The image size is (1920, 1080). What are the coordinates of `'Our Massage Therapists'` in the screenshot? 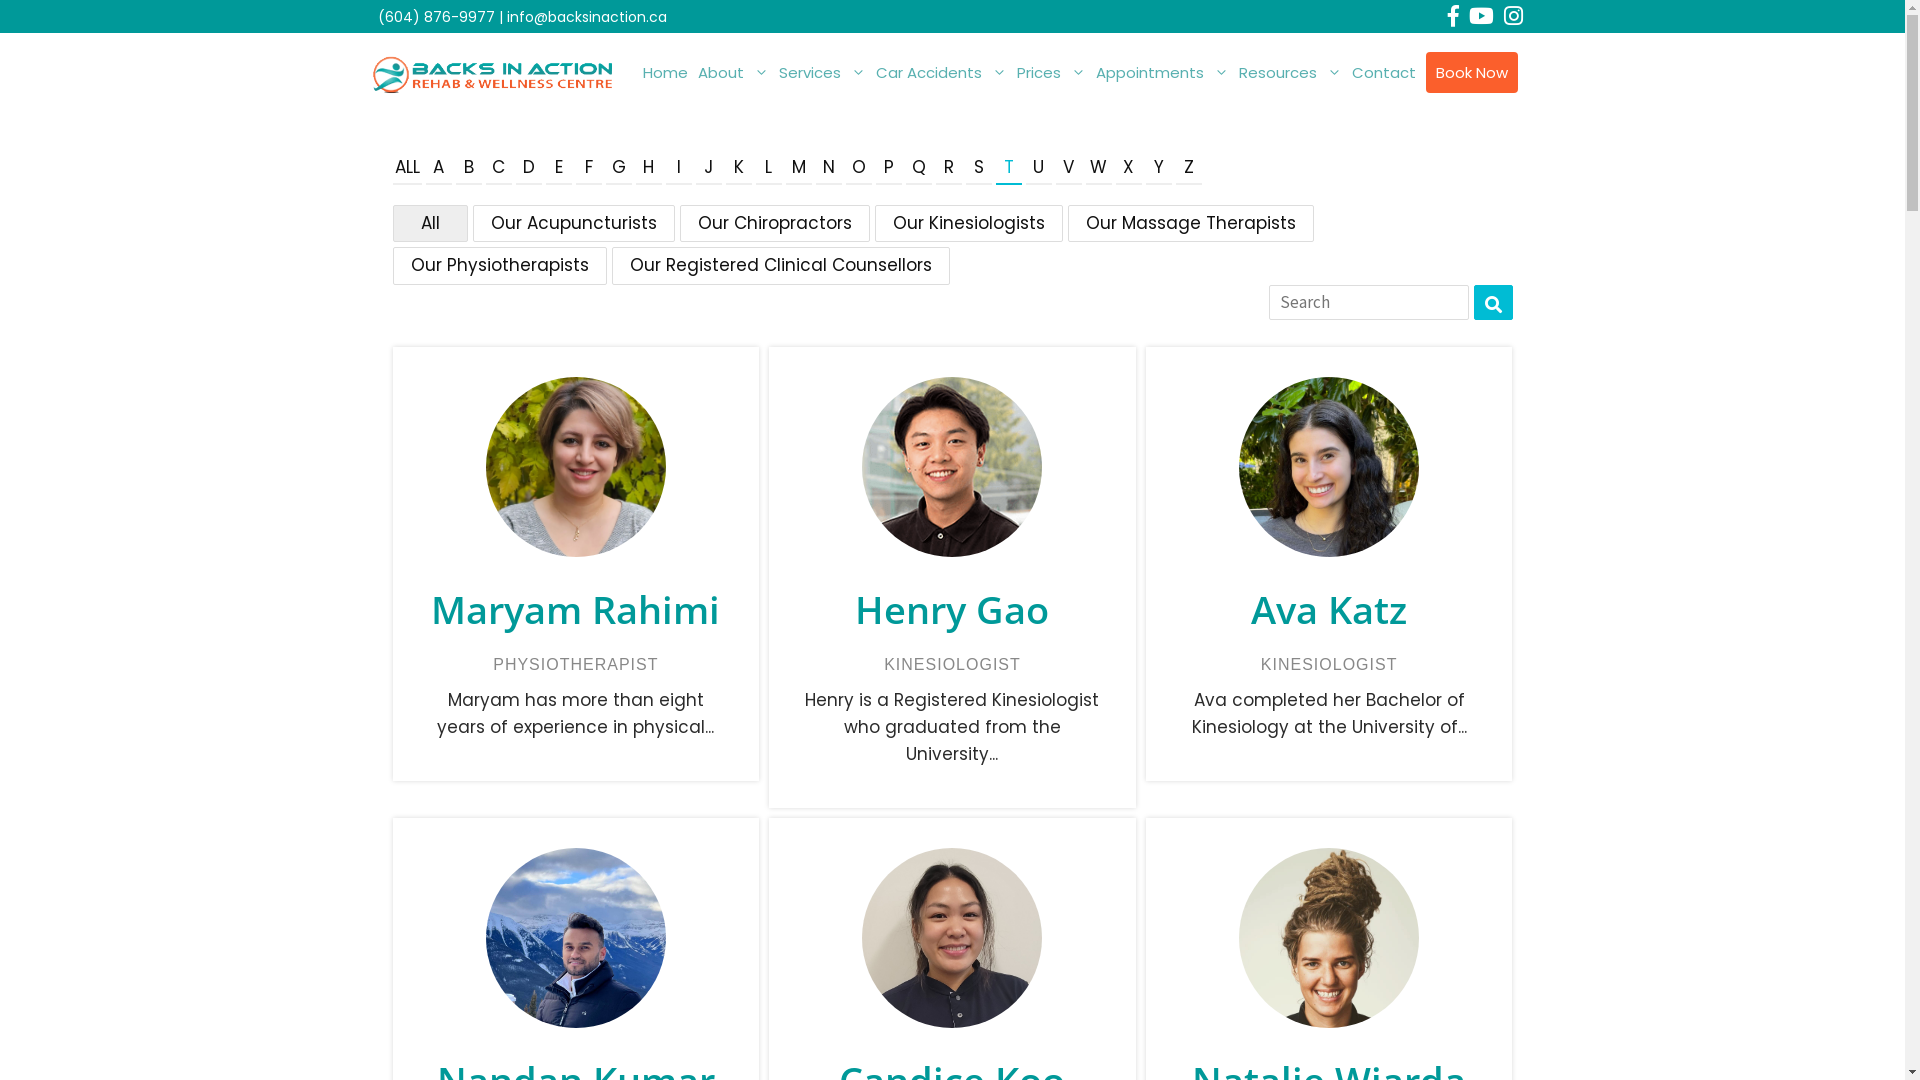 It's located at (1190, 222).